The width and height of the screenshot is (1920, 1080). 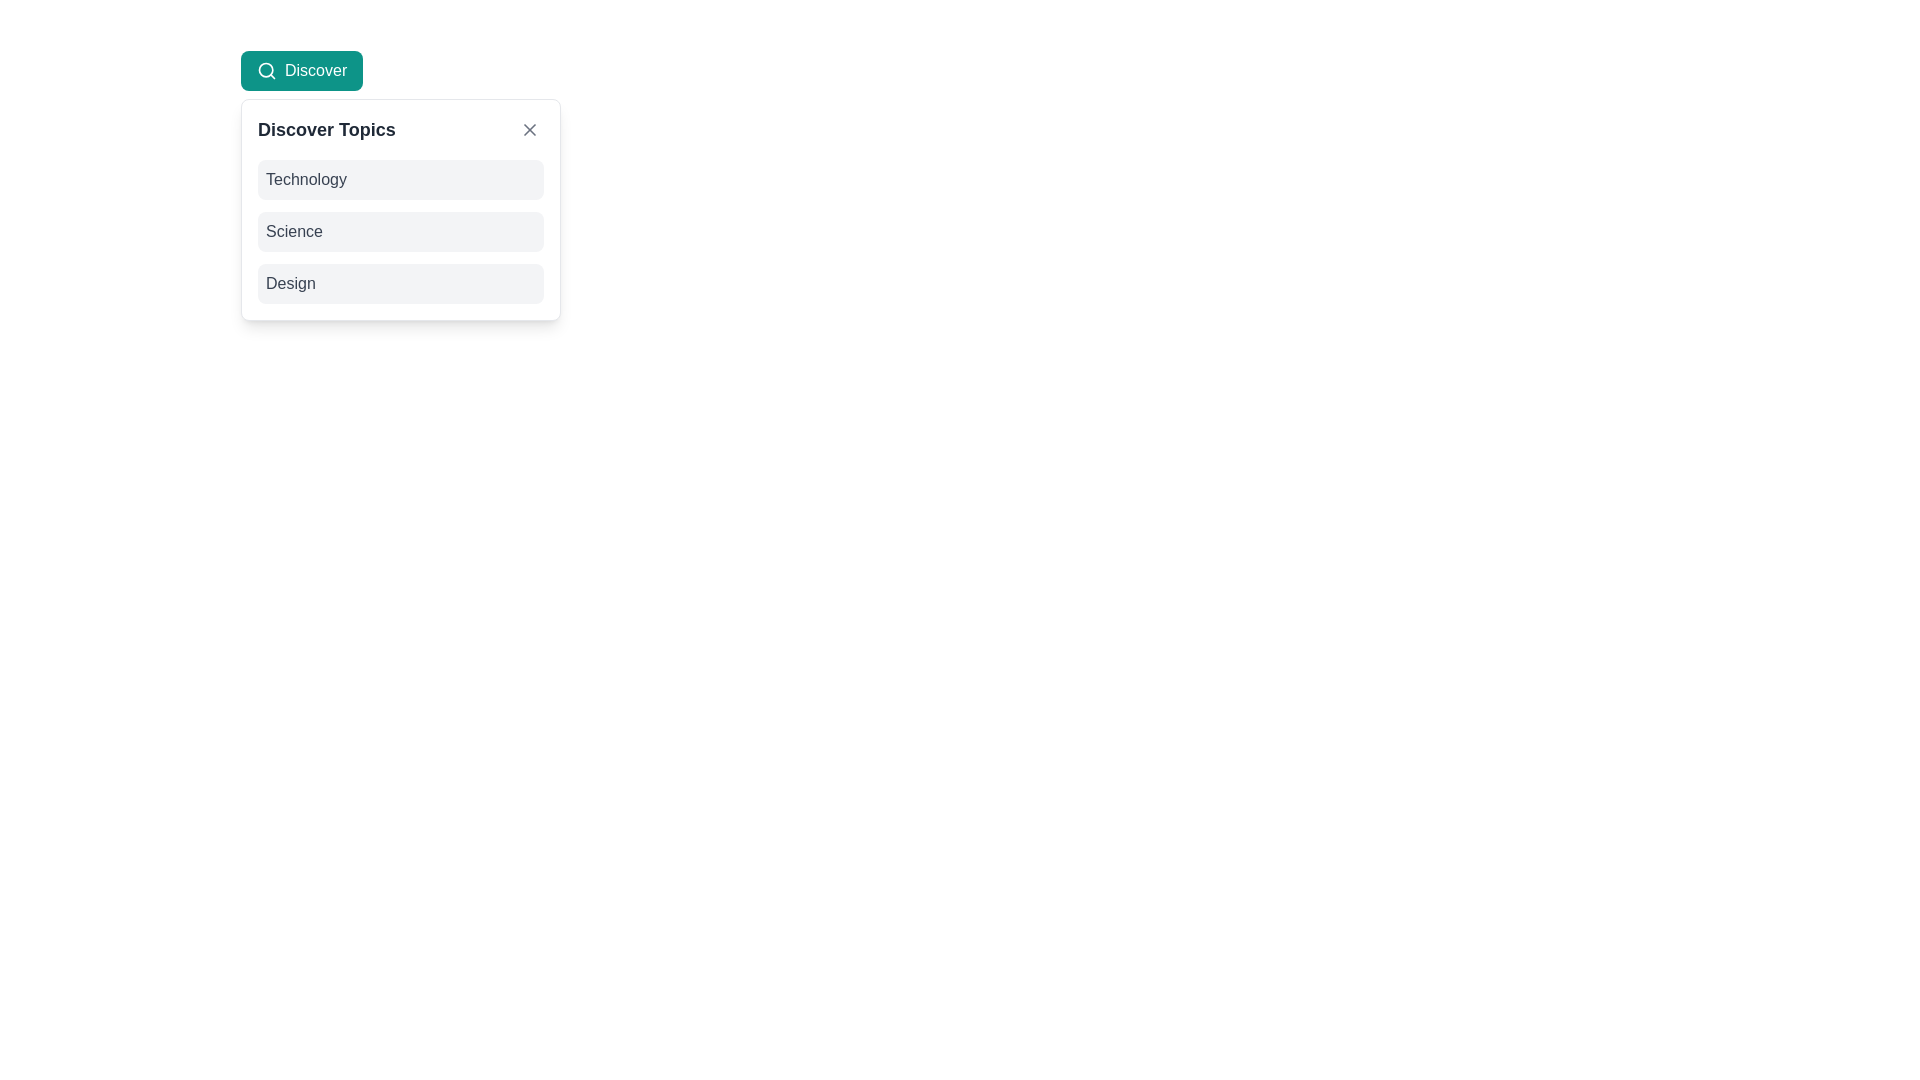 I want to click on the third item in the vertically stacked list labeled 'Discover Topics', so click(x=400, y=284).